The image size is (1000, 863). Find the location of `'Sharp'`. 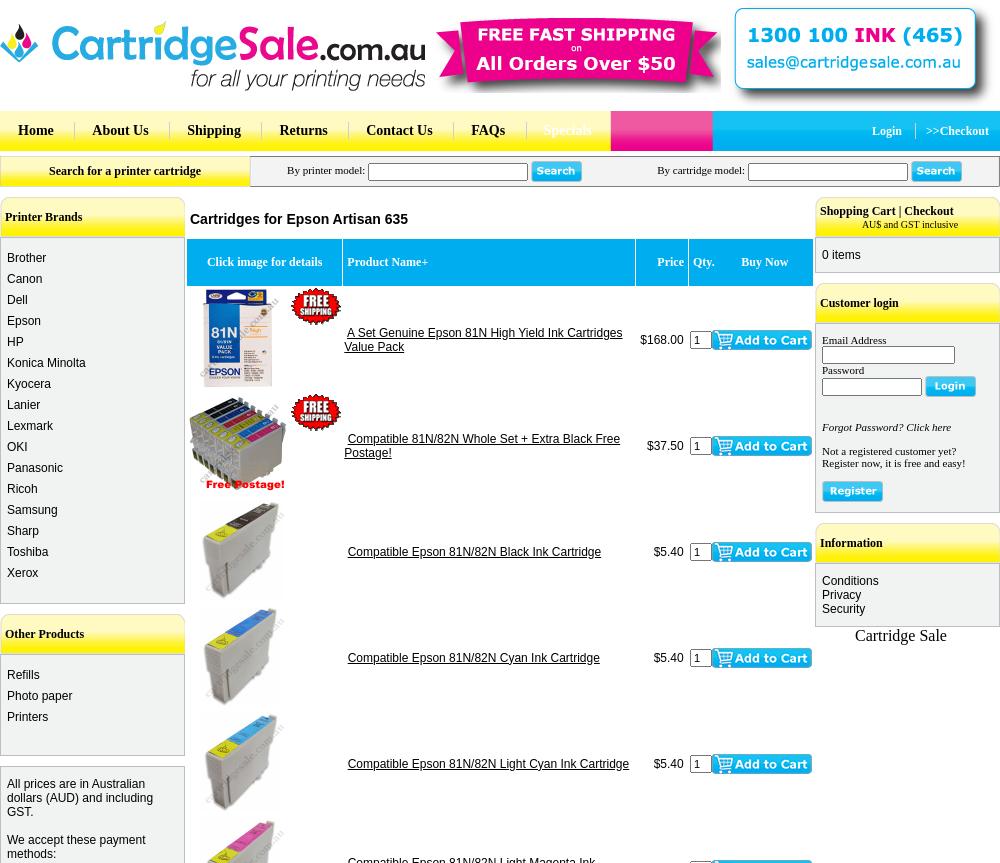

'Sharp' is located at coordinates (23, 531).